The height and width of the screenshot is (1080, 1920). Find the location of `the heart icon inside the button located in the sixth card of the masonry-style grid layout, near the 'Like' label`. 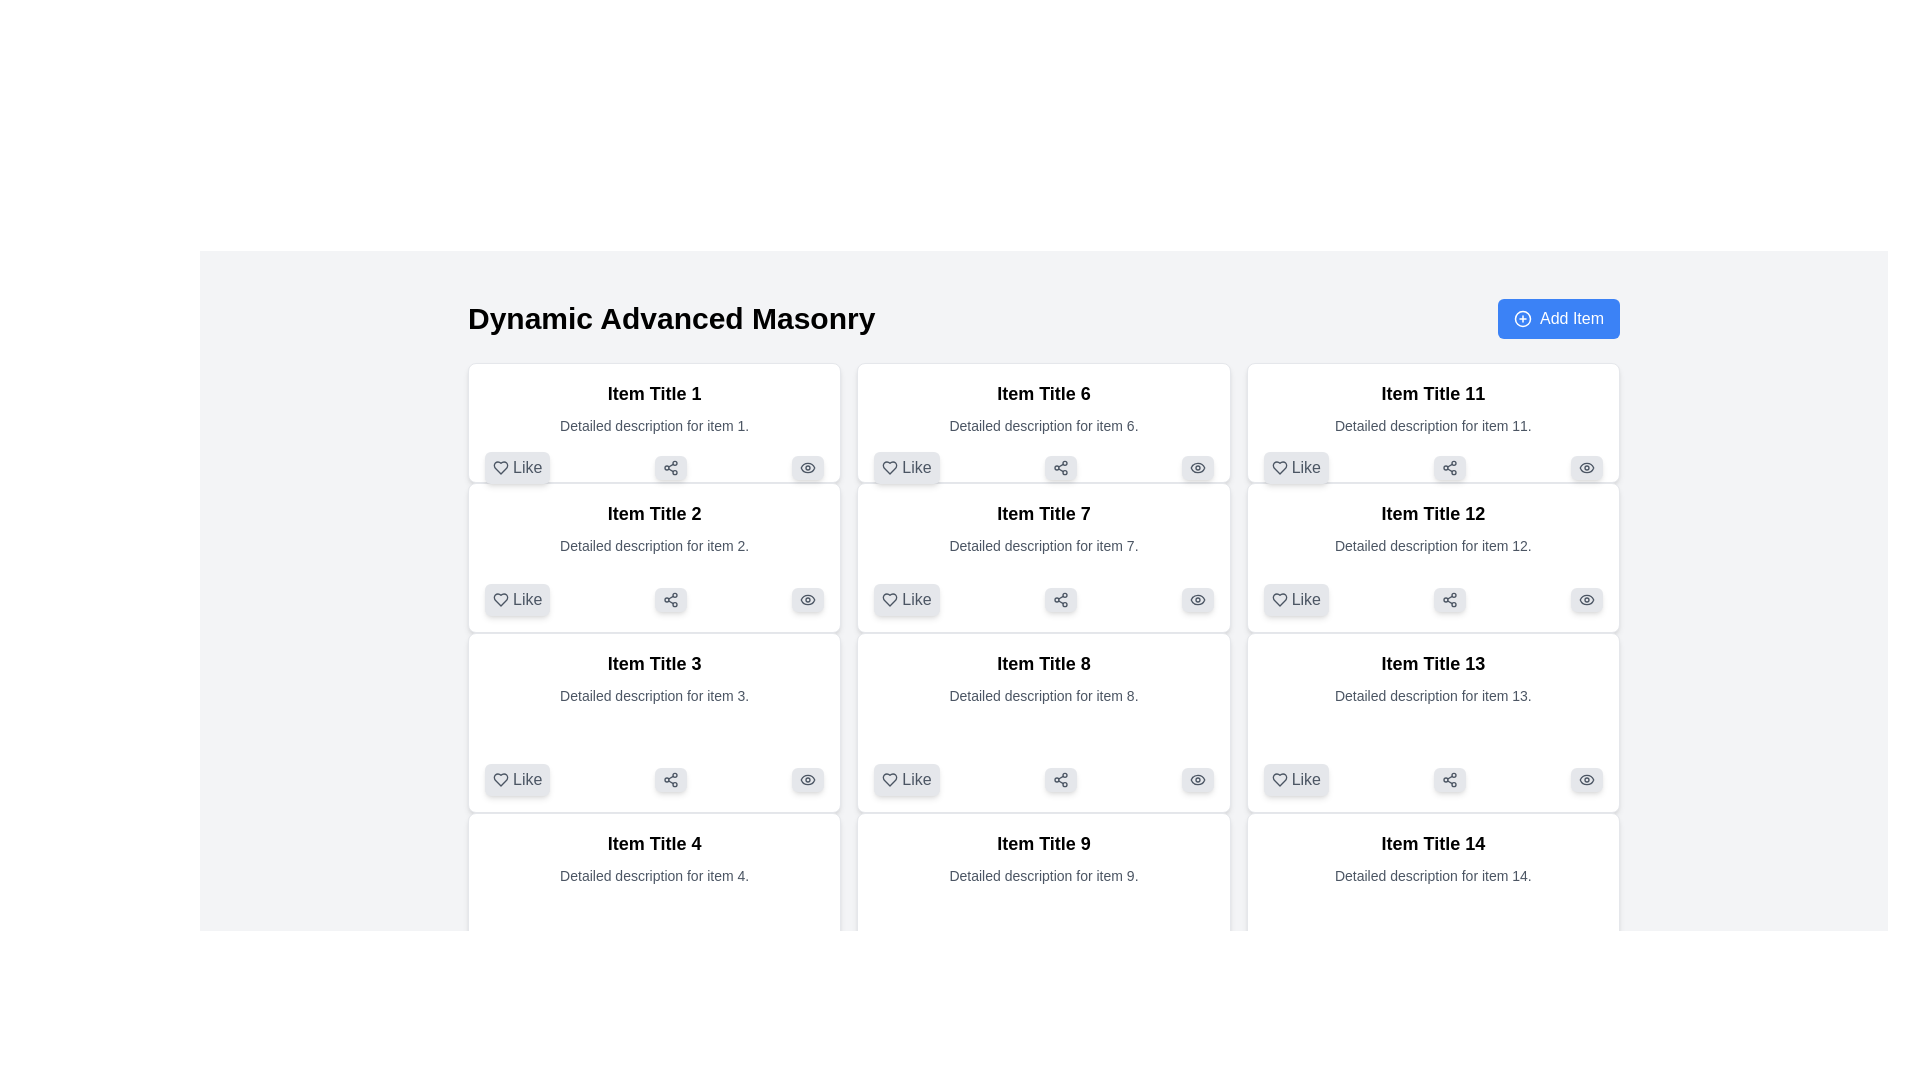

the heart icon inside the button located in the sixth card of the masonry-style grid layout, near the 'Like' label is located at coordinates (889, 467).